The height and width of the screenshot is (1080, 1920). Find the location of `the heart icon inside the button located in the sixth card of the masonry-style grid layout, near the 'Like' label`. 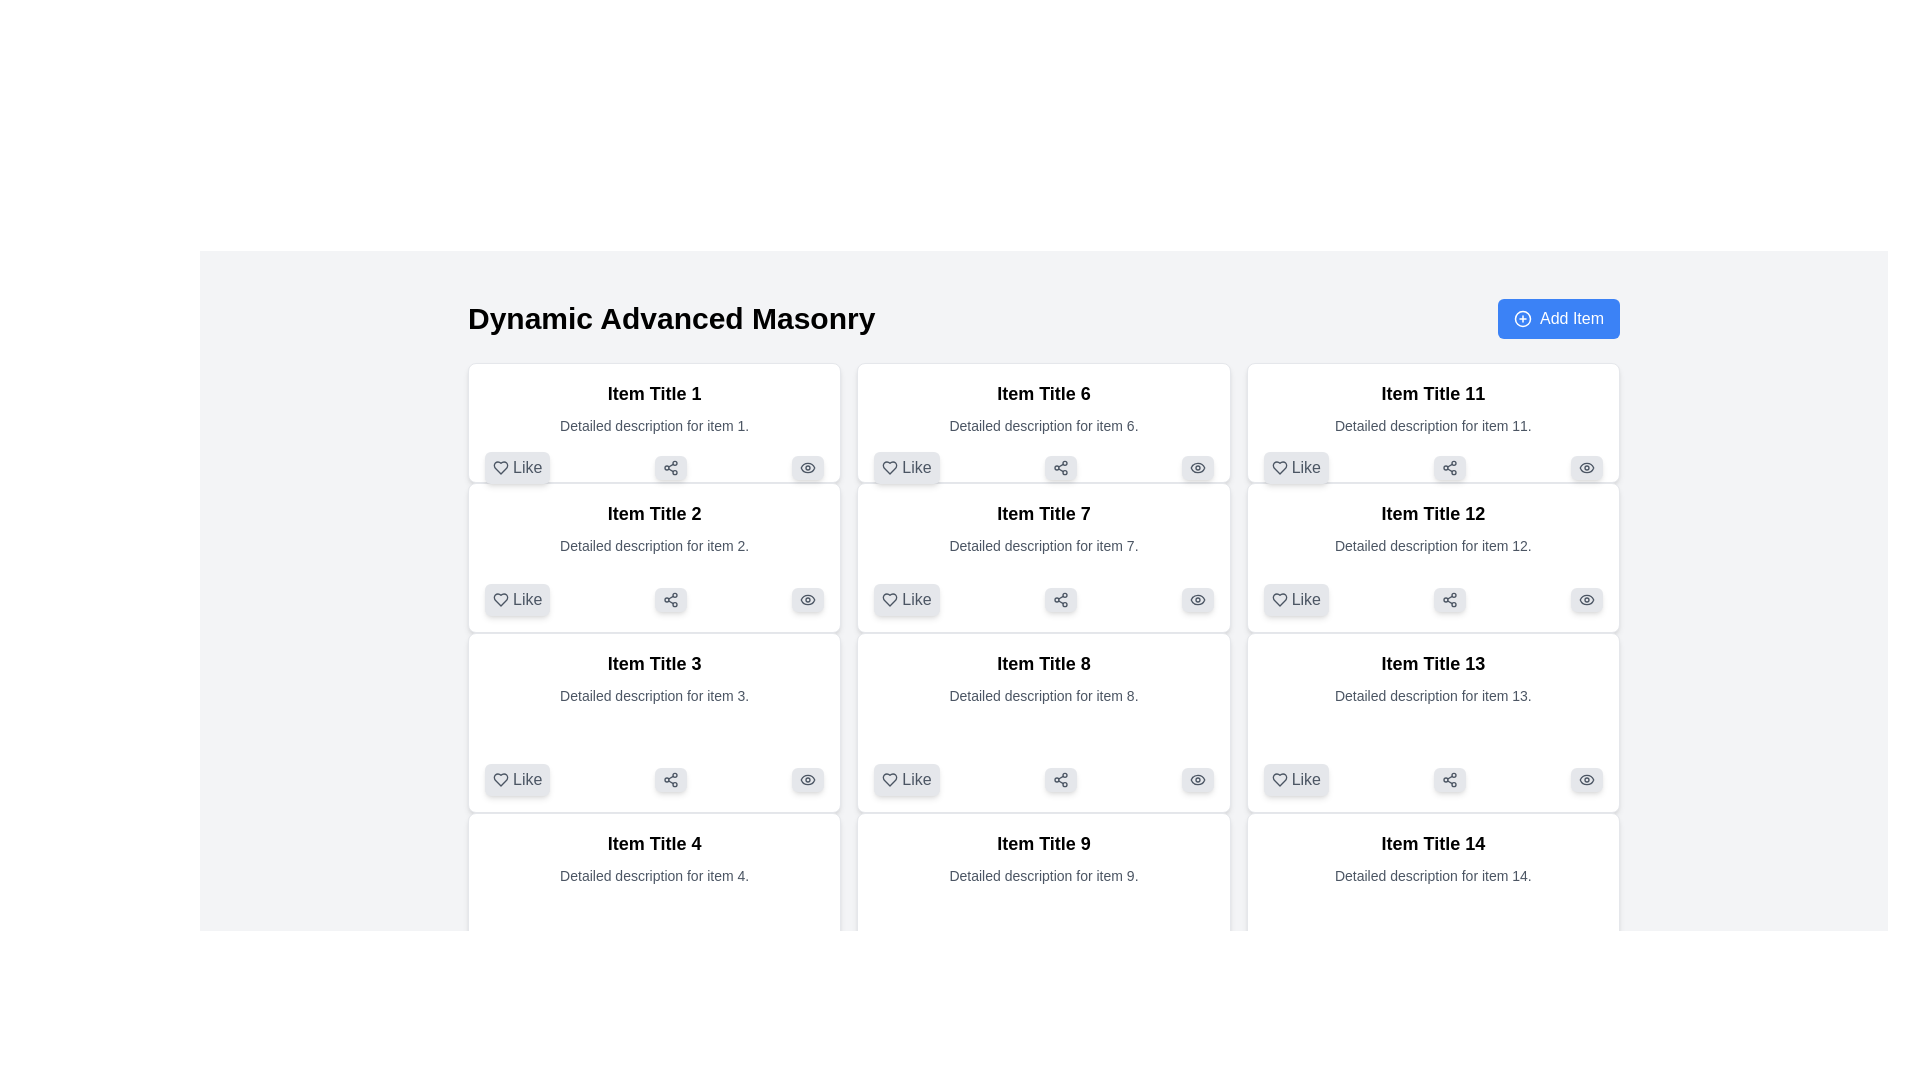

the heart icon inside the button located in the sixth card of the masonry-style grid layout, near the 'Like' label is located at coordinates (889, 467).